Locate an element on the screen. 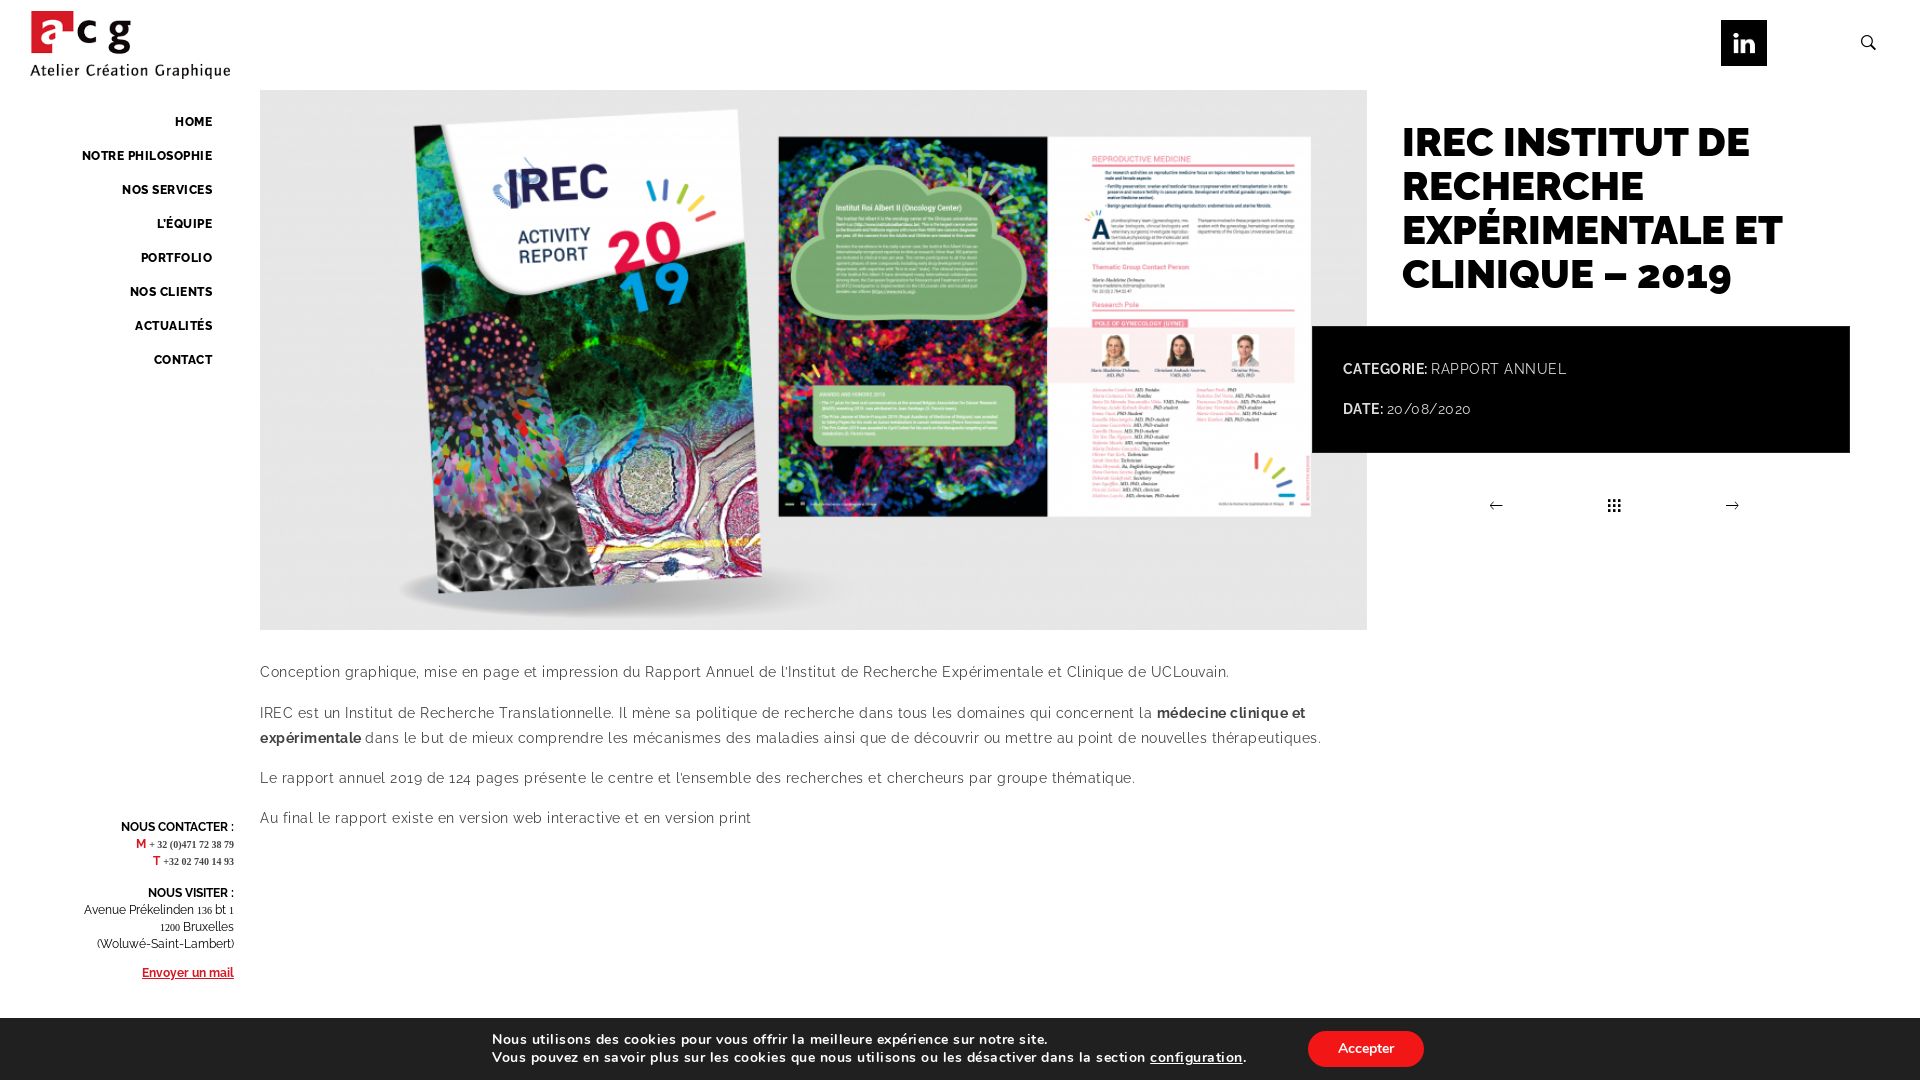 The image size is (1920, 1080). 'NOS CLIENTS' is located at coordinates (170, 292).